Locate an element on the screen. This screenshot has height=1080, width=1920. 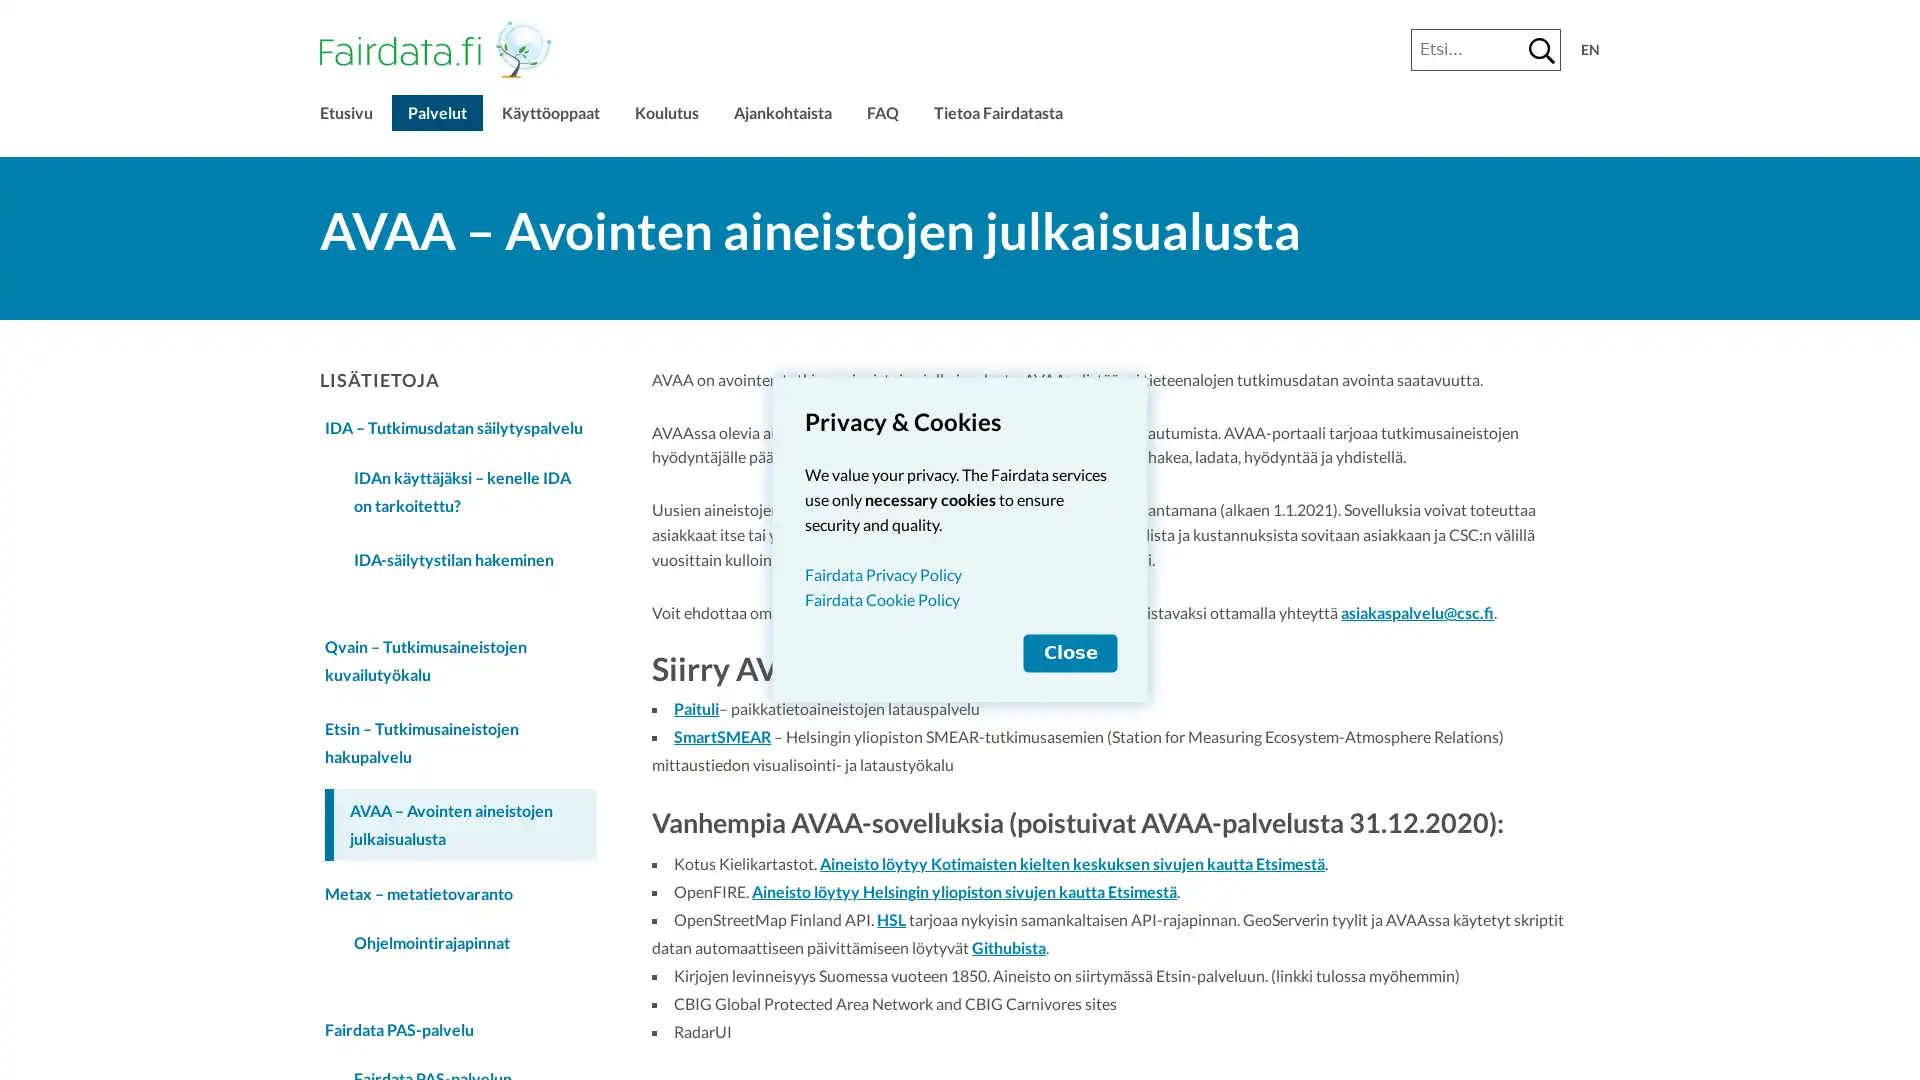
Hae is located at coordinates (1540, 49).